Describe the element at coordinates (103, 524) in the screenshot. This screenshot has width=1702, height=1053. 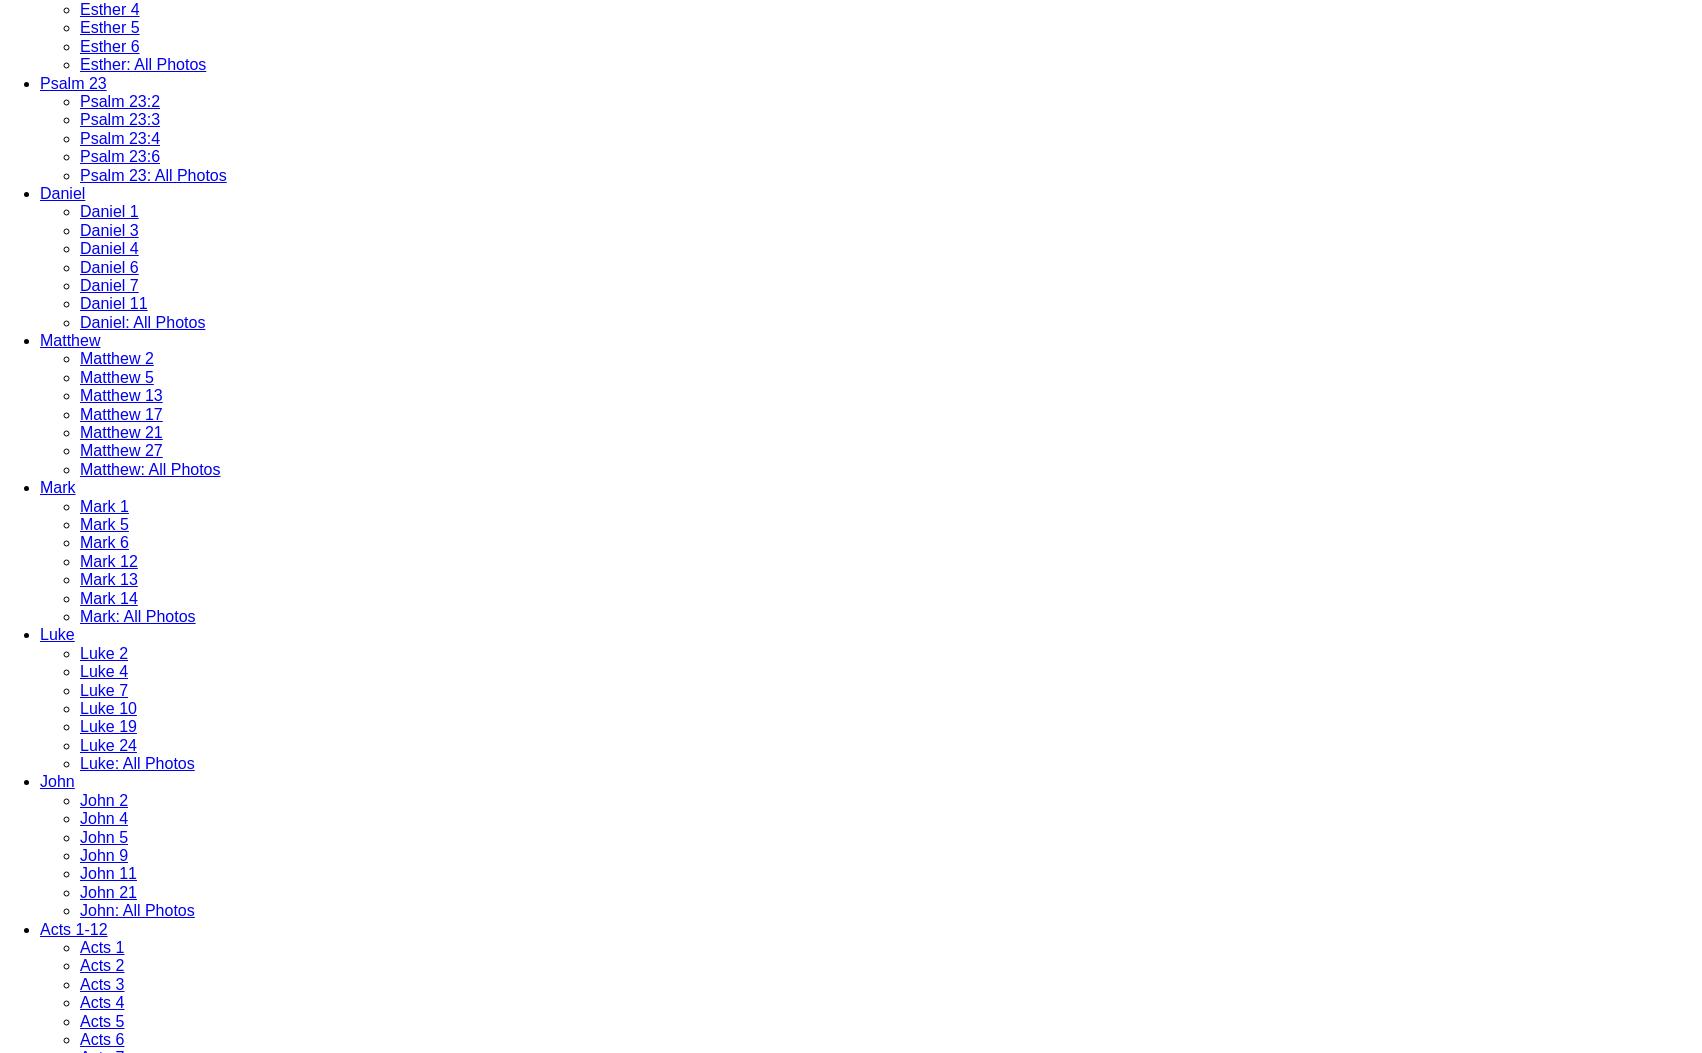
I see `'Mark 5'` at that location.